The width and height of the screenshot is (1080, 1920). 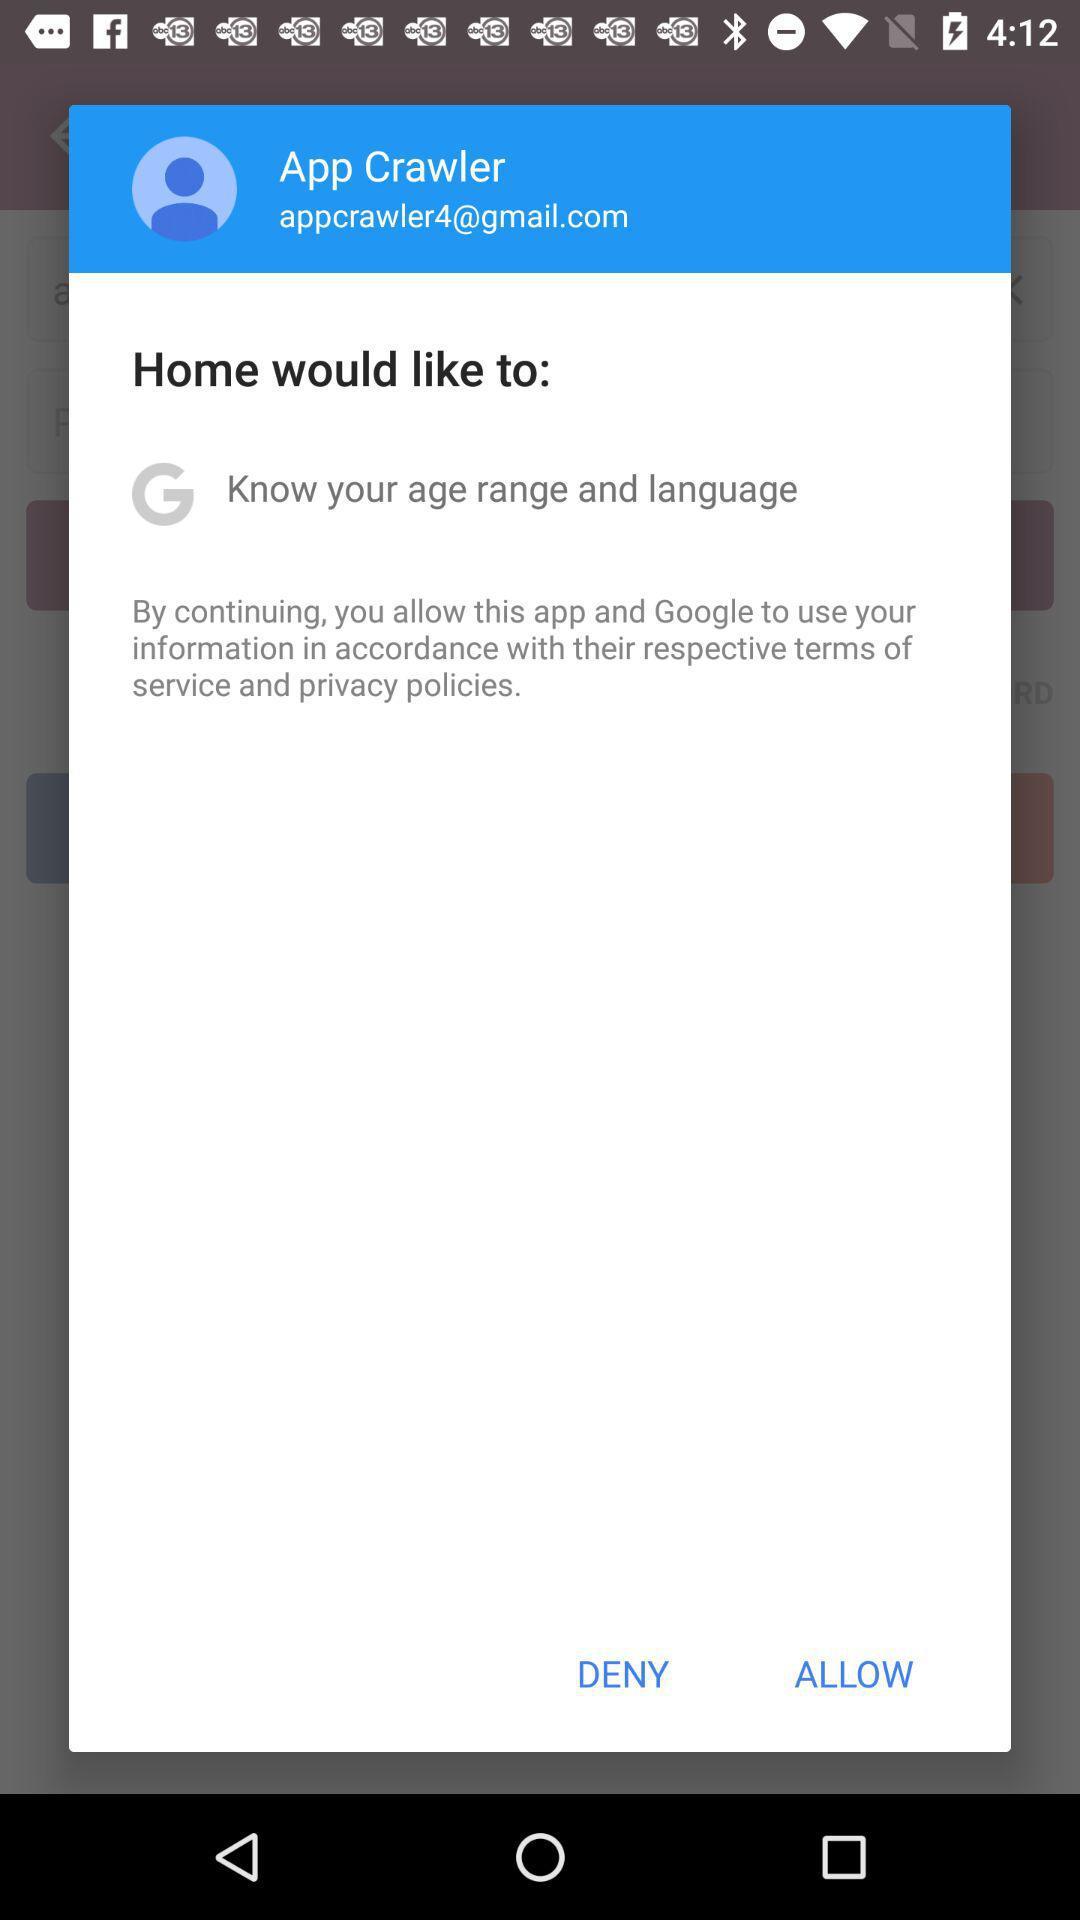 I want to click on appcrawler4@gmail.com, so click(x=454, y=214).